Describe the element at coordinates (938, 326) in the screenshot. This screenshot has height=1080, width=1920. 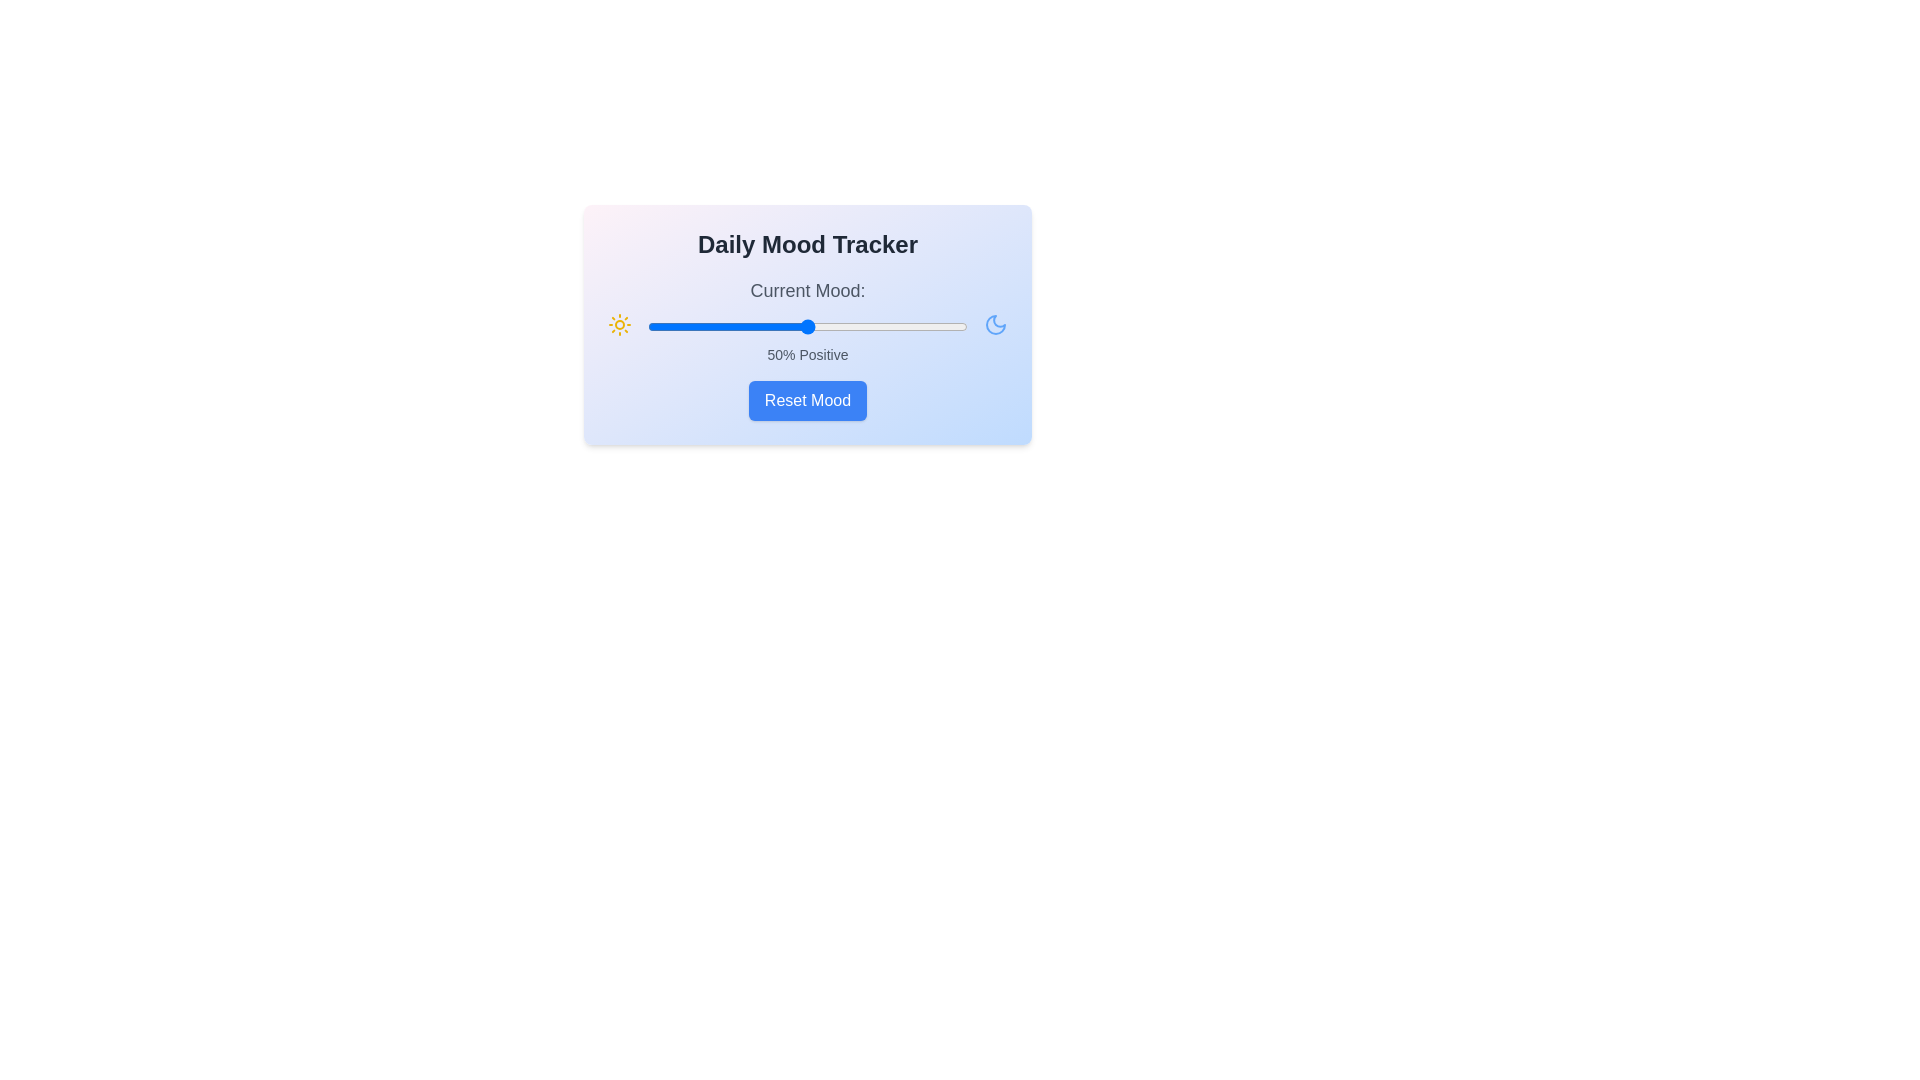
I see `mood rating` at that location.